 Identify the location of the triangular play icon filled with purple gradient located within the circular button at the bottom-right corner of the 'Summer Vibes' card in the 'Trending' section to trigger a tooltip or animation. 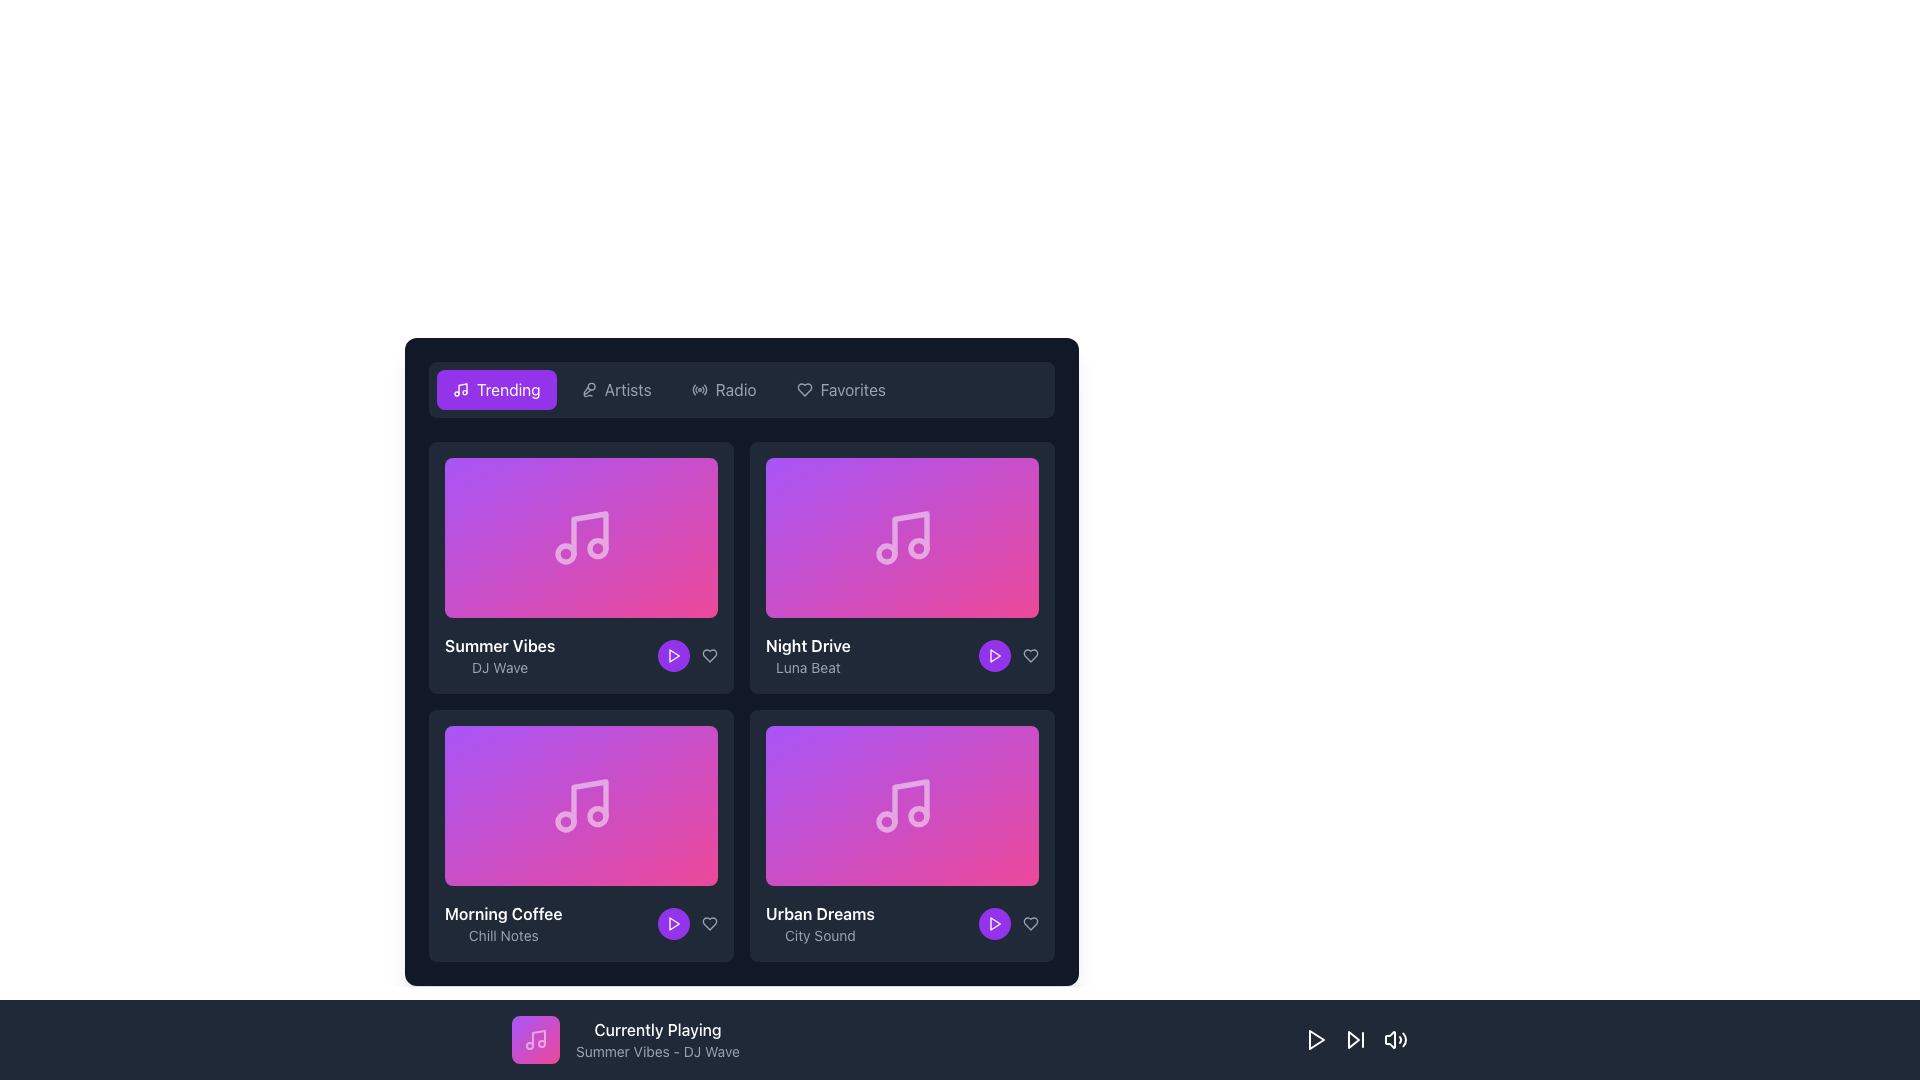
(674, 655).